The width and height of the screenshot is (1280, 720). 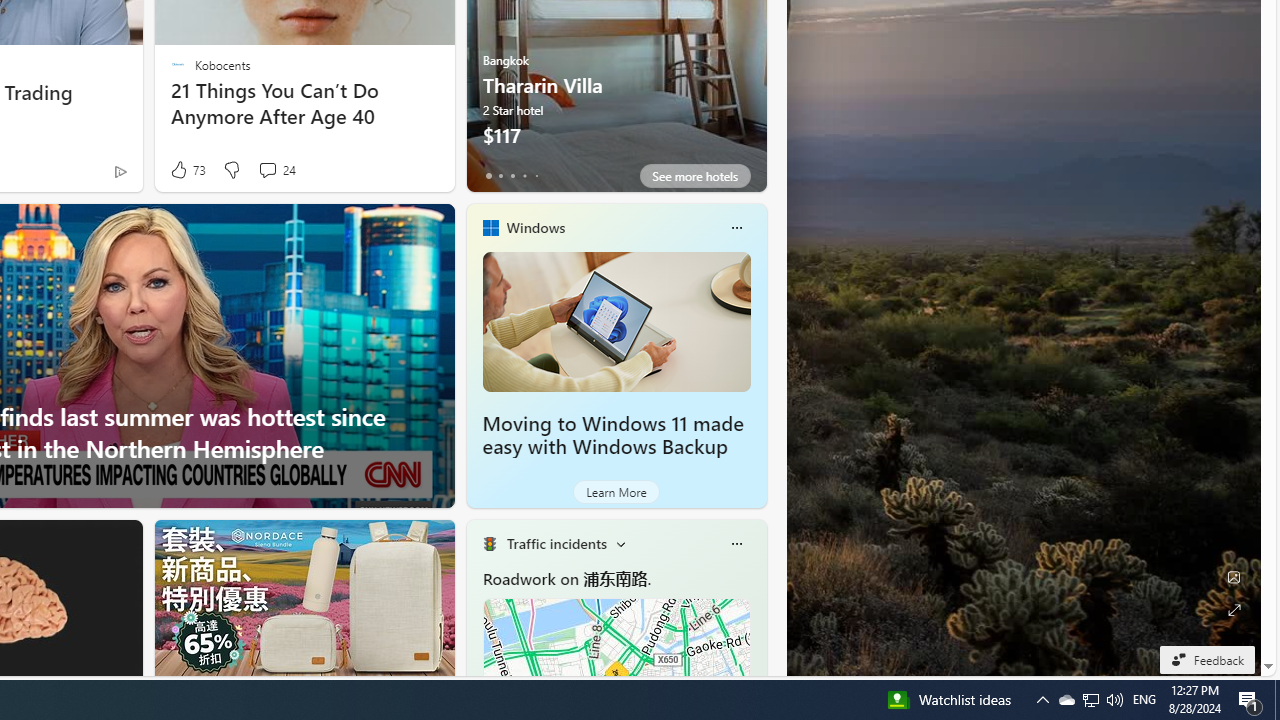 What do you see at coordinates (524, 175) in the screenshot?
I see `'tab-3'` at bounding box center [524, 175].